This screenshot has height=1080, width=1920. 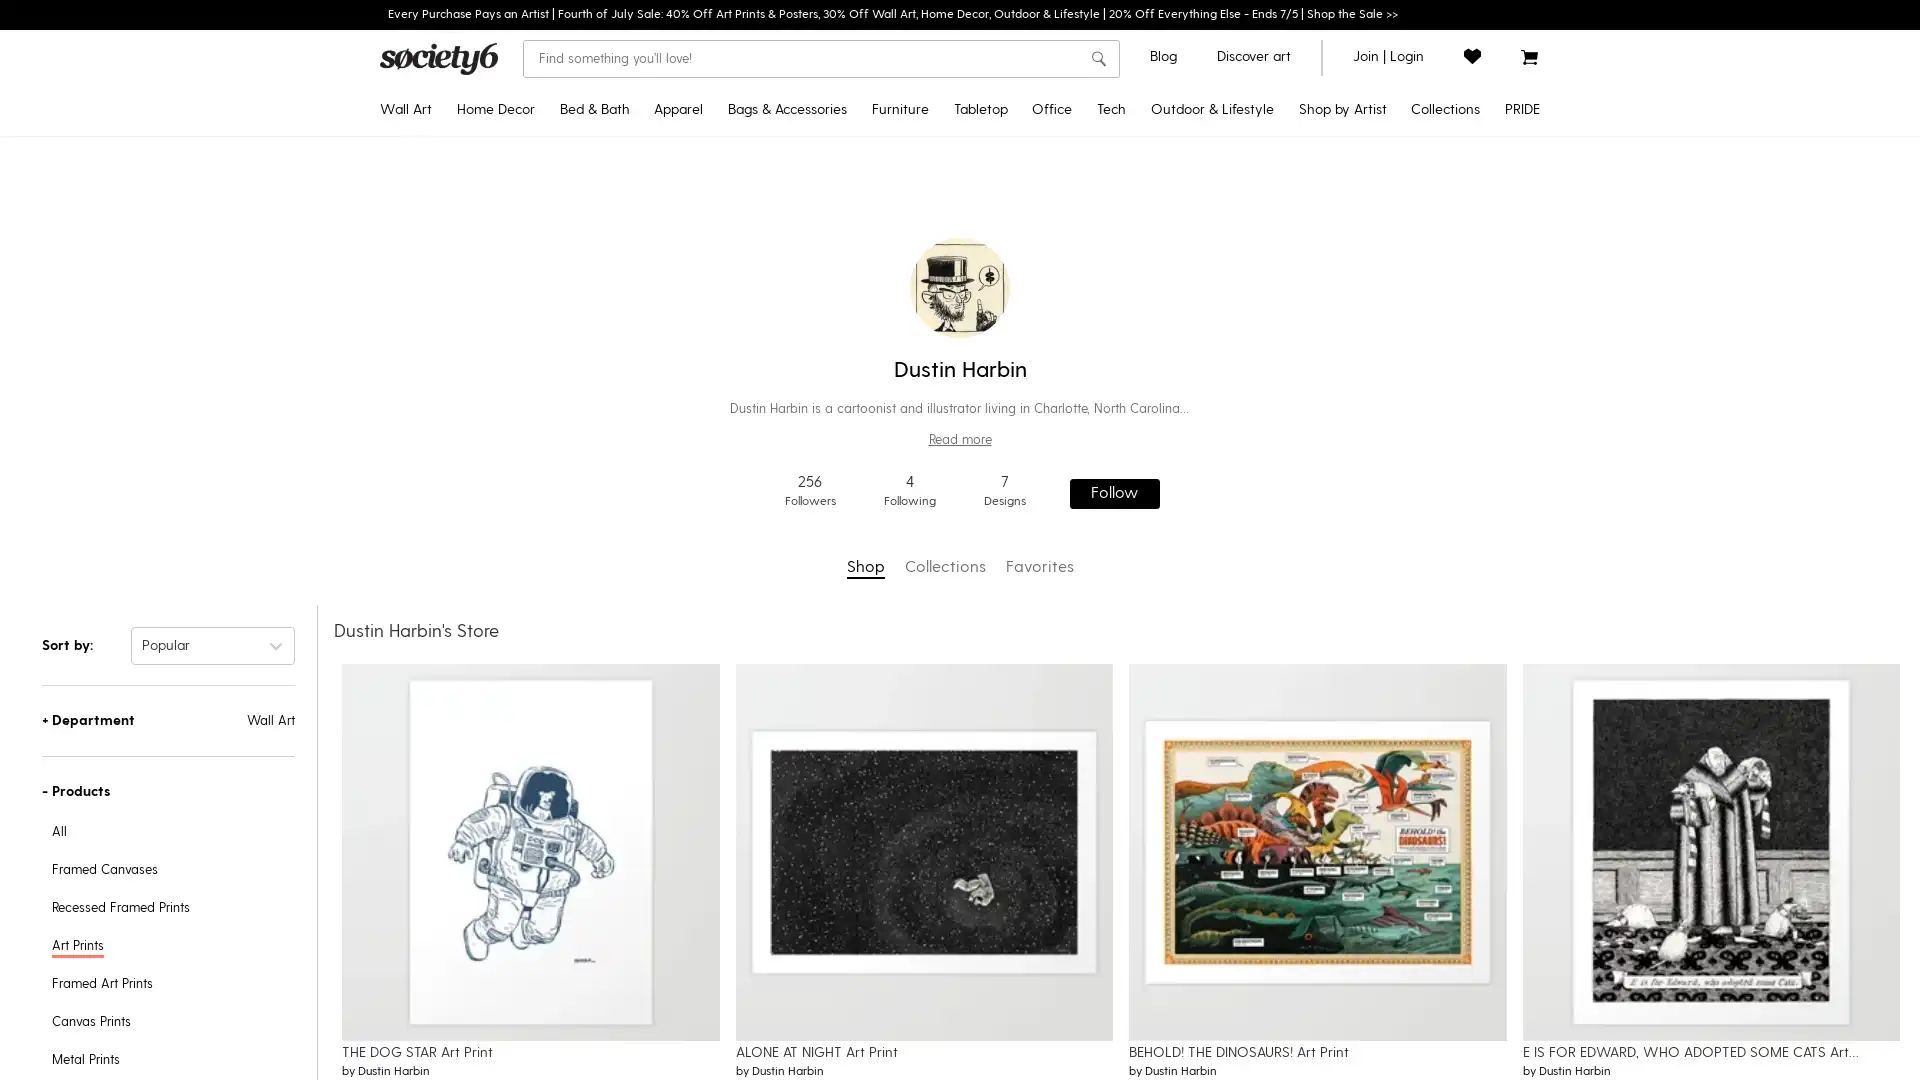 What do you see at coordinates (533, 320) in the screenshot?
I see `Blackout Curtains` at bounding box center [533, 320].